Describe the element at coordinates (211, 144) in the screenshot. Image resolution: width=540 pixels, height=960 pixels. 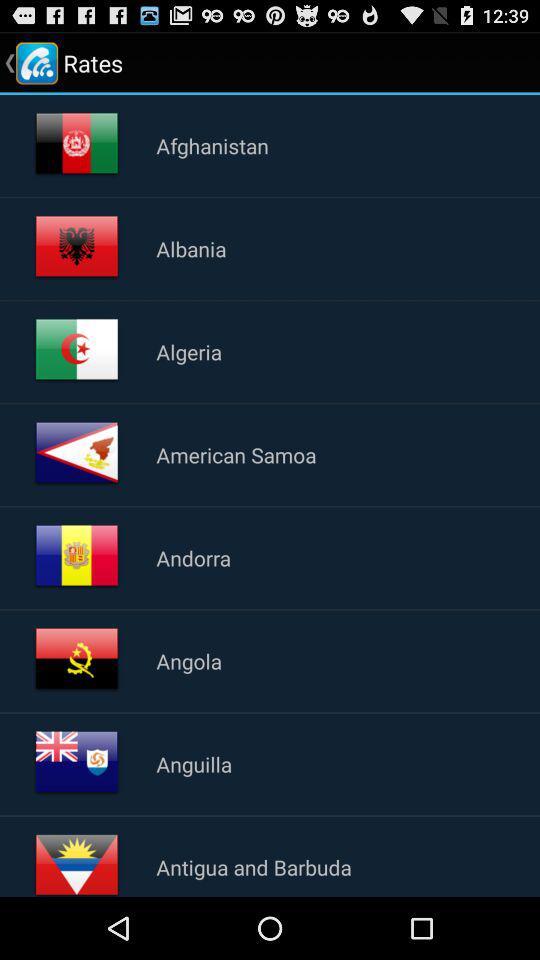
I see `icon above the albania icon` at that location.